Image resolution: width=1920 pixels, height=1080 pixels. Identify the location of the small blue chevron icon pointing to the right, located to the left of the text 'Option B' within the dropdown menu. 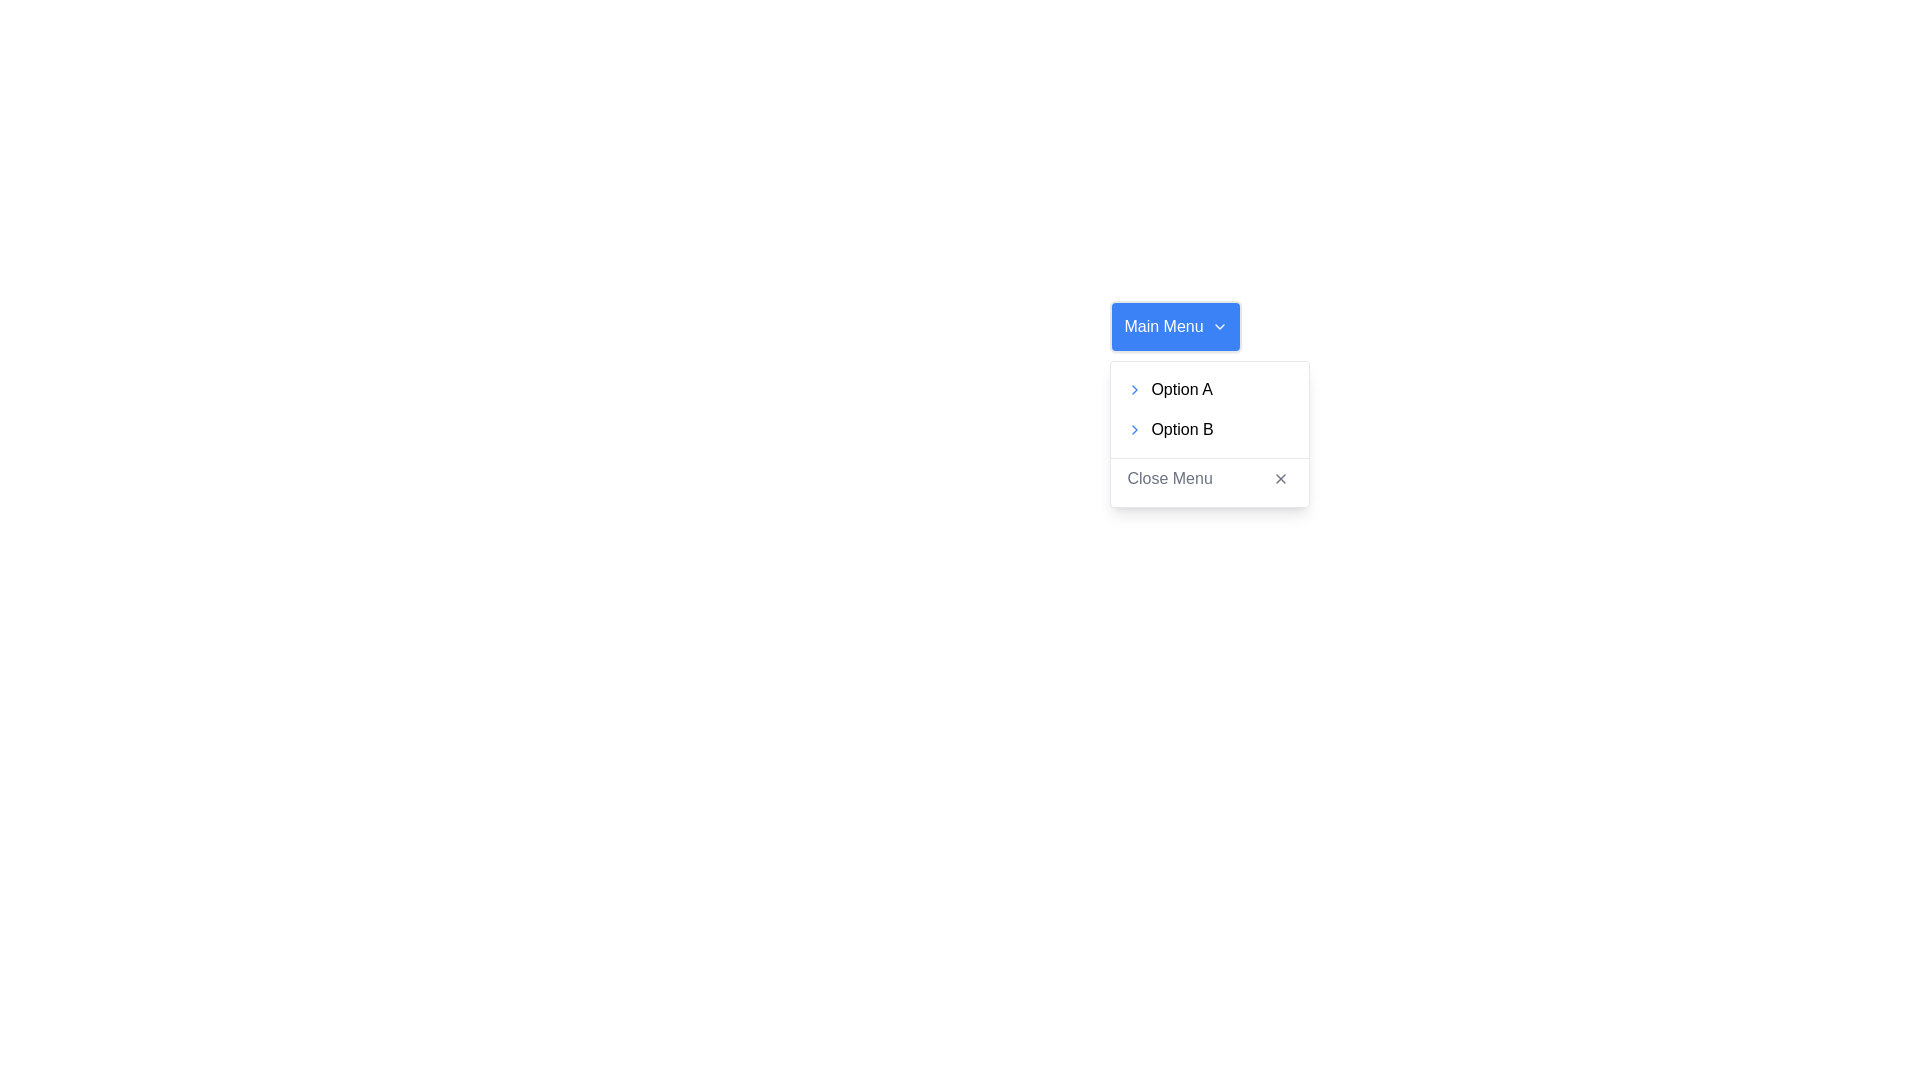
(1135, 428).